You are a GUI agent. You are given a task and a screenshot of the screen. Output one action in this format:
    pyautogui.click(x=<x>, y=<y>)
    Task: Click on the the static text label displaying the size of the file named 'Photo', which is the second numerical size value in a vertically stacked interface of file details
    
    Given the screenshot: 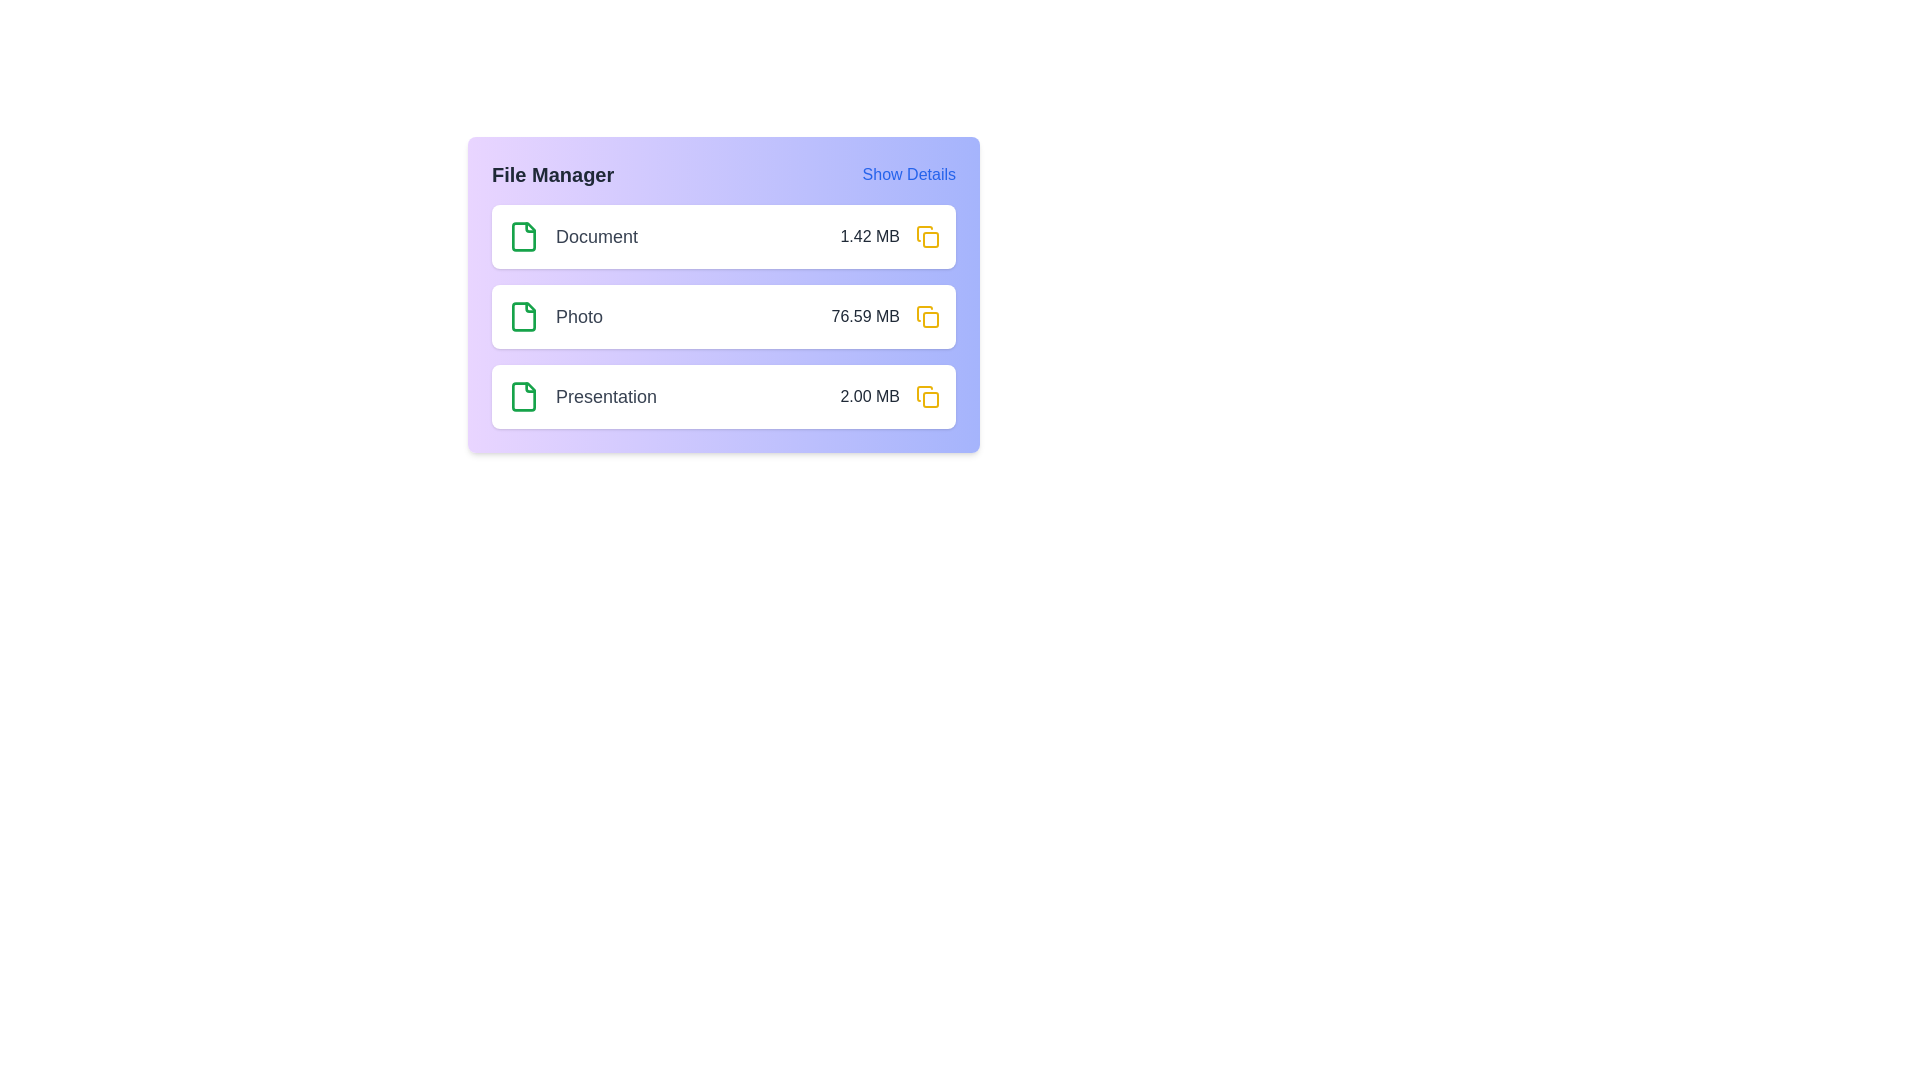 What is the action you would take?
    pyautogui.click(x=865, y=315)
    